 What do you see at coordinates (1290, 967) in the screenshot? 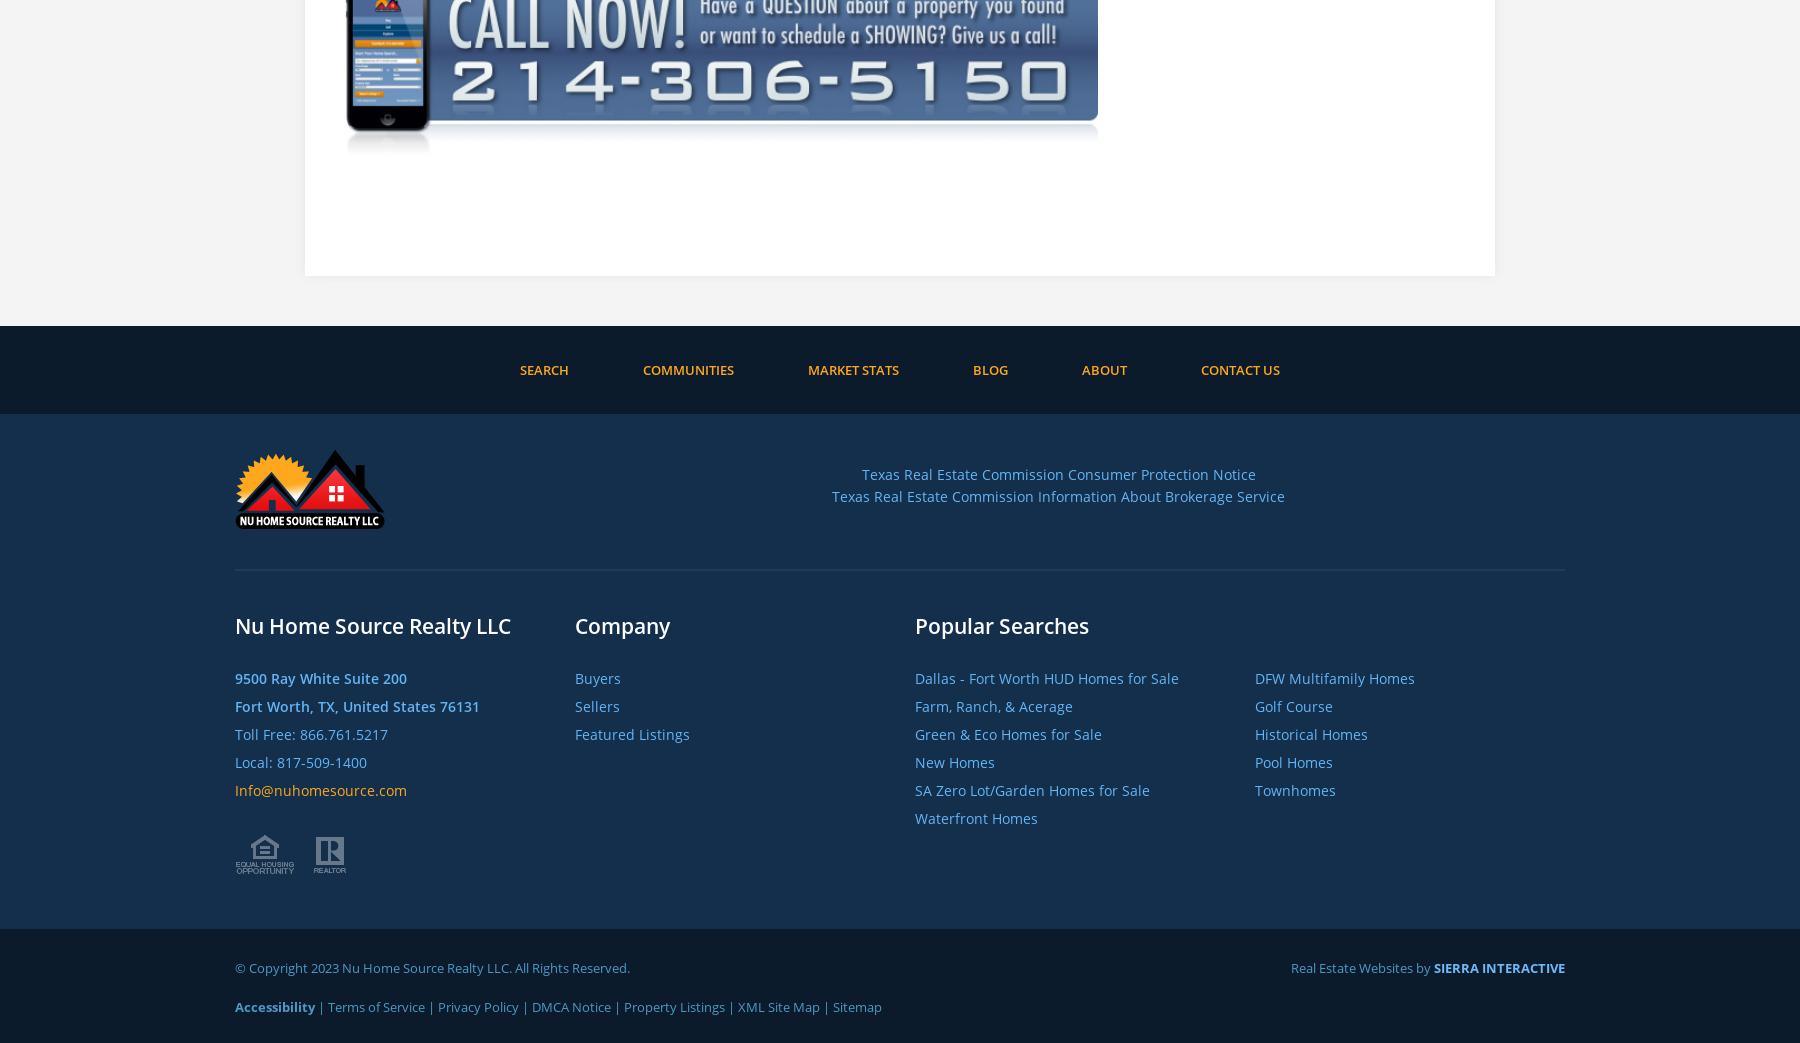
I see `'Real Estate Websites by'` at bounding box center [1290, 967].